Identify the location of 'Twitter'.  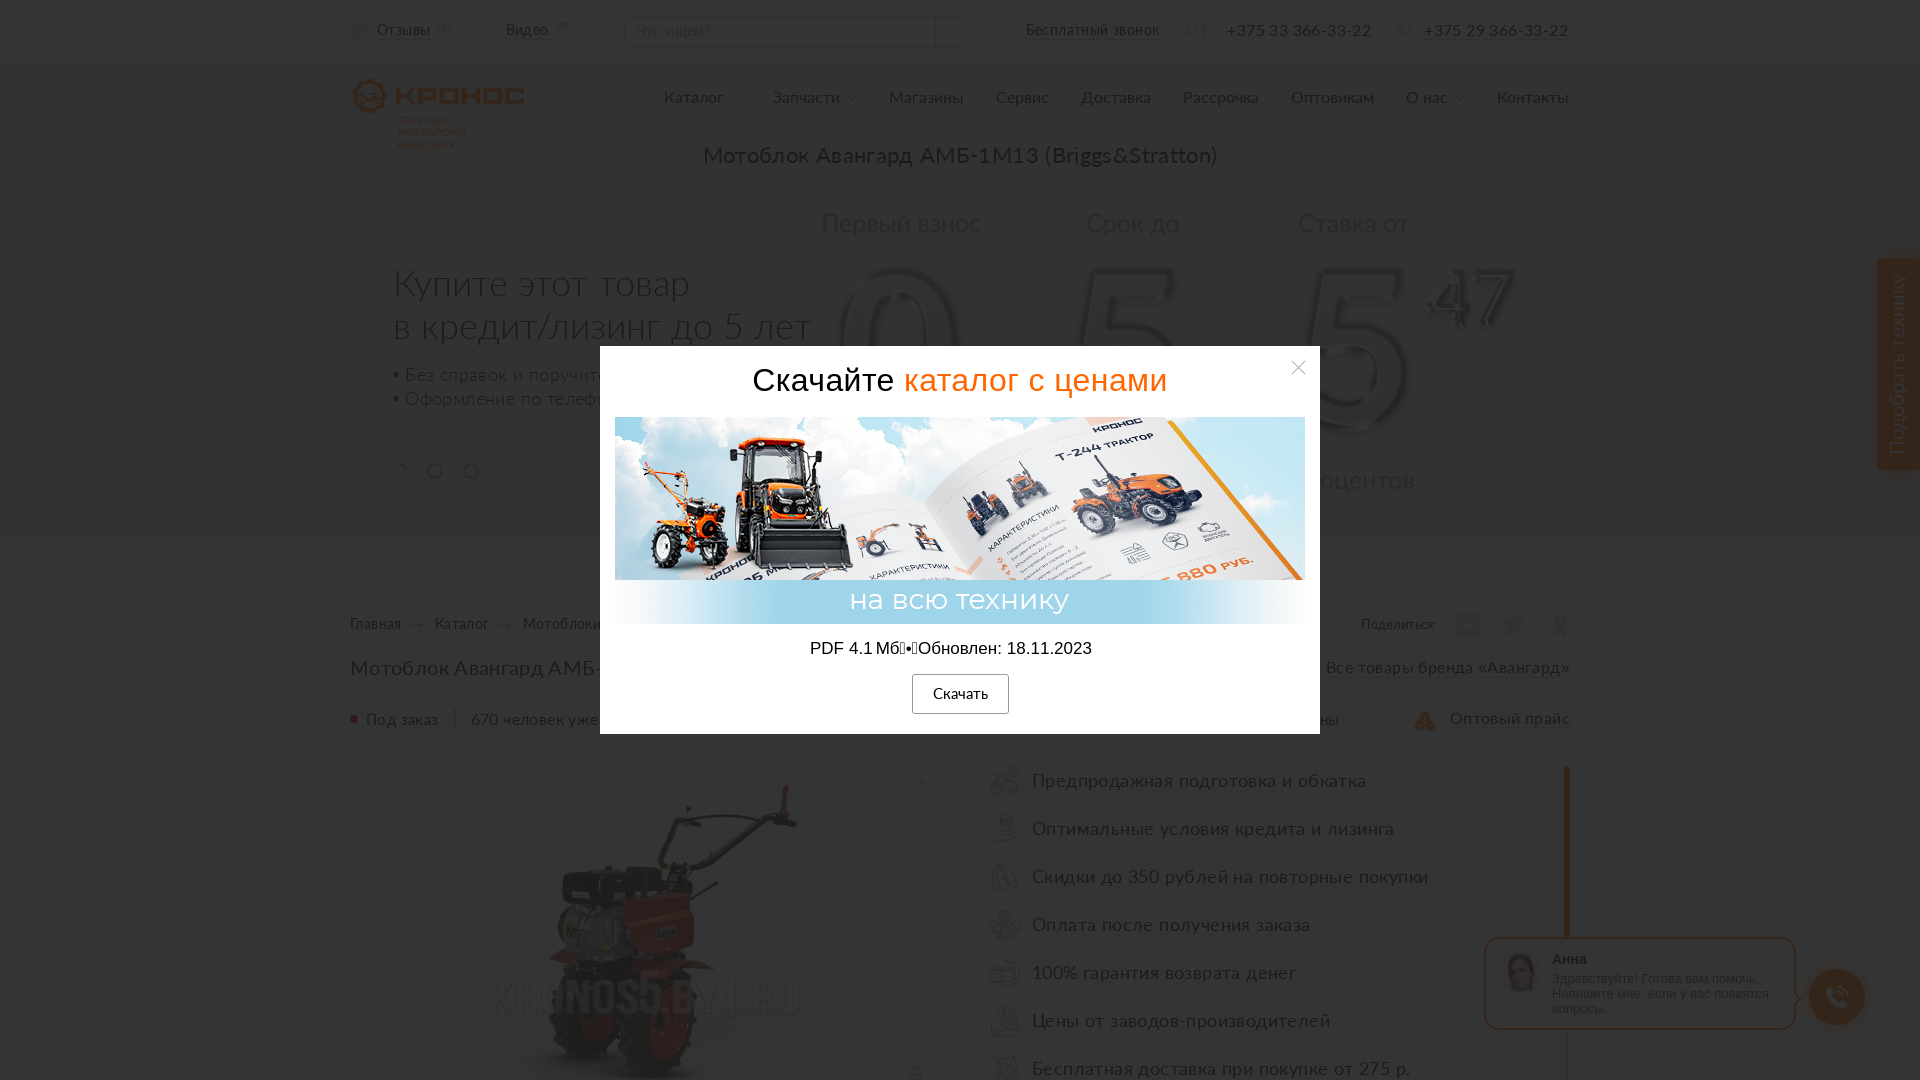
(1512, 623).